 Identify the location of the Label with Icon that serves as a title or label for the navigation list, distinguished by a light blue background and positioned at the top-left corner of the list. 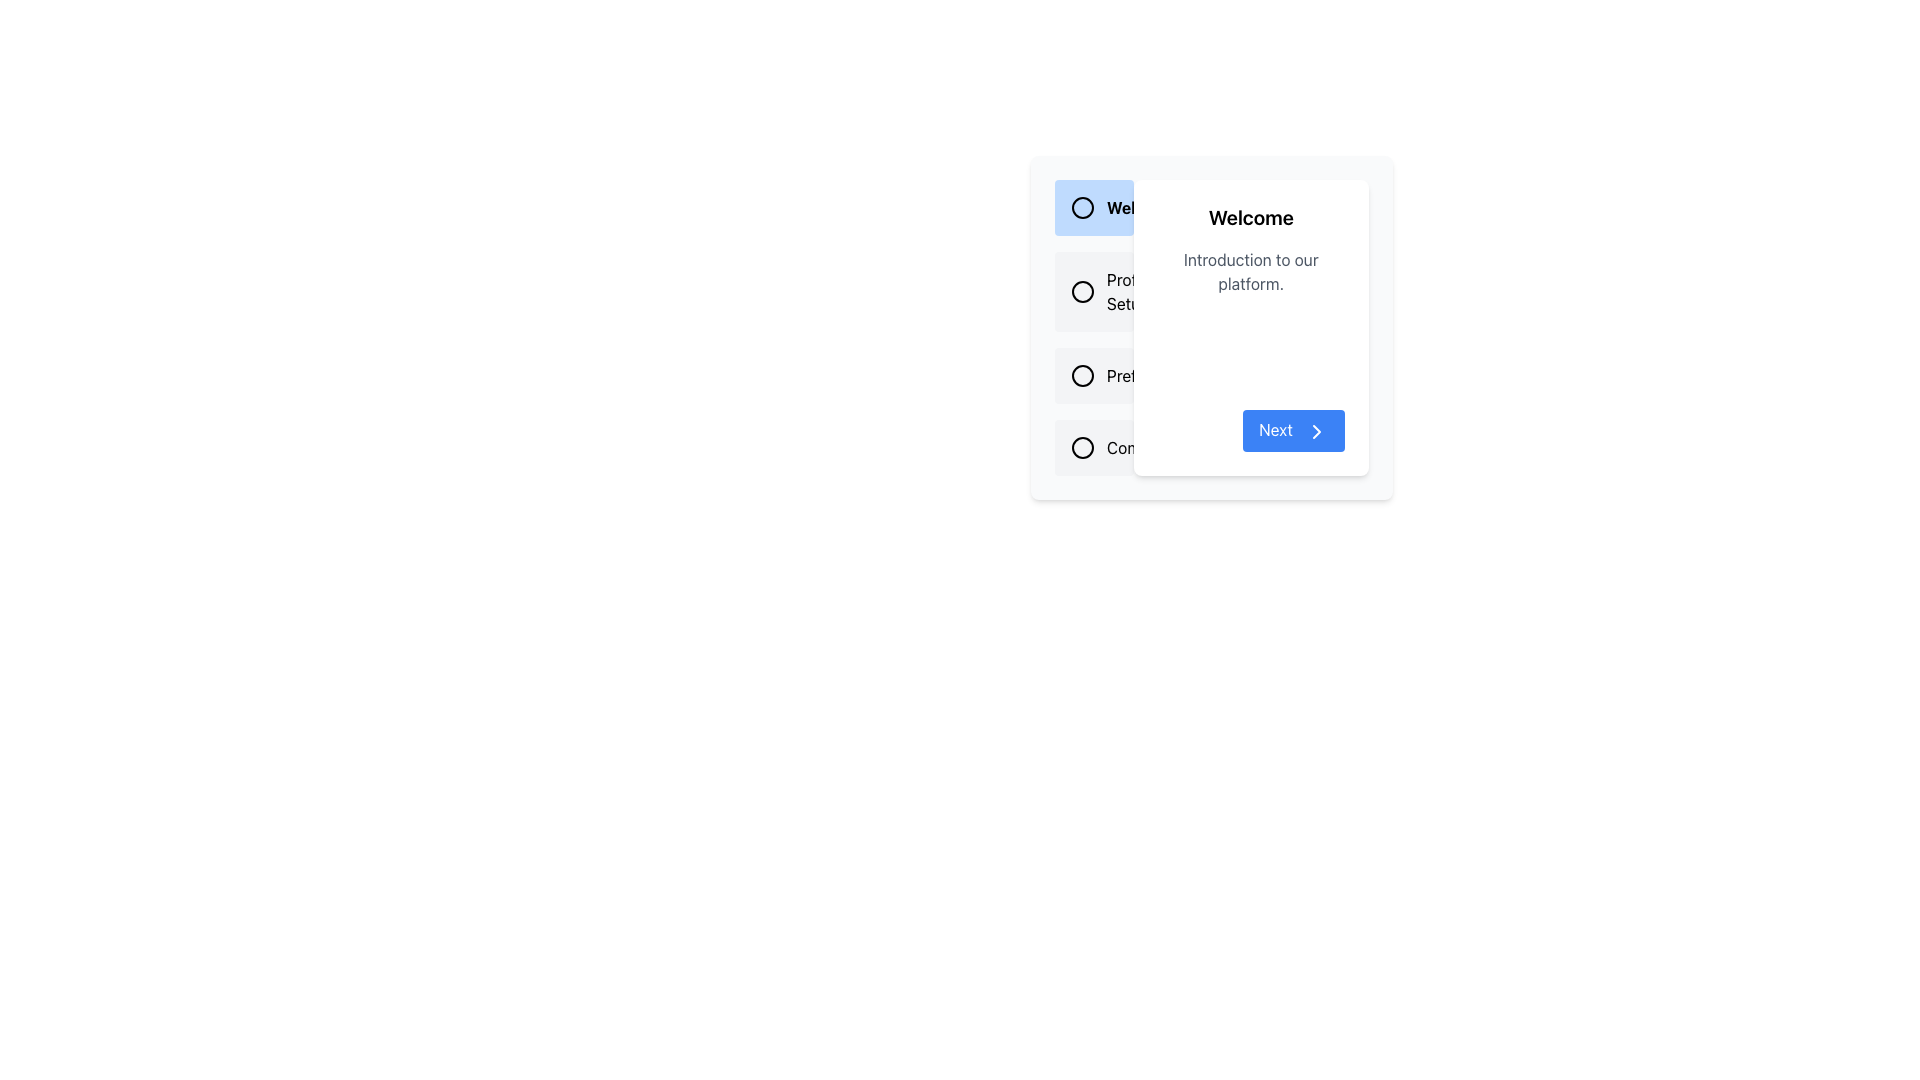
(1093, 208).